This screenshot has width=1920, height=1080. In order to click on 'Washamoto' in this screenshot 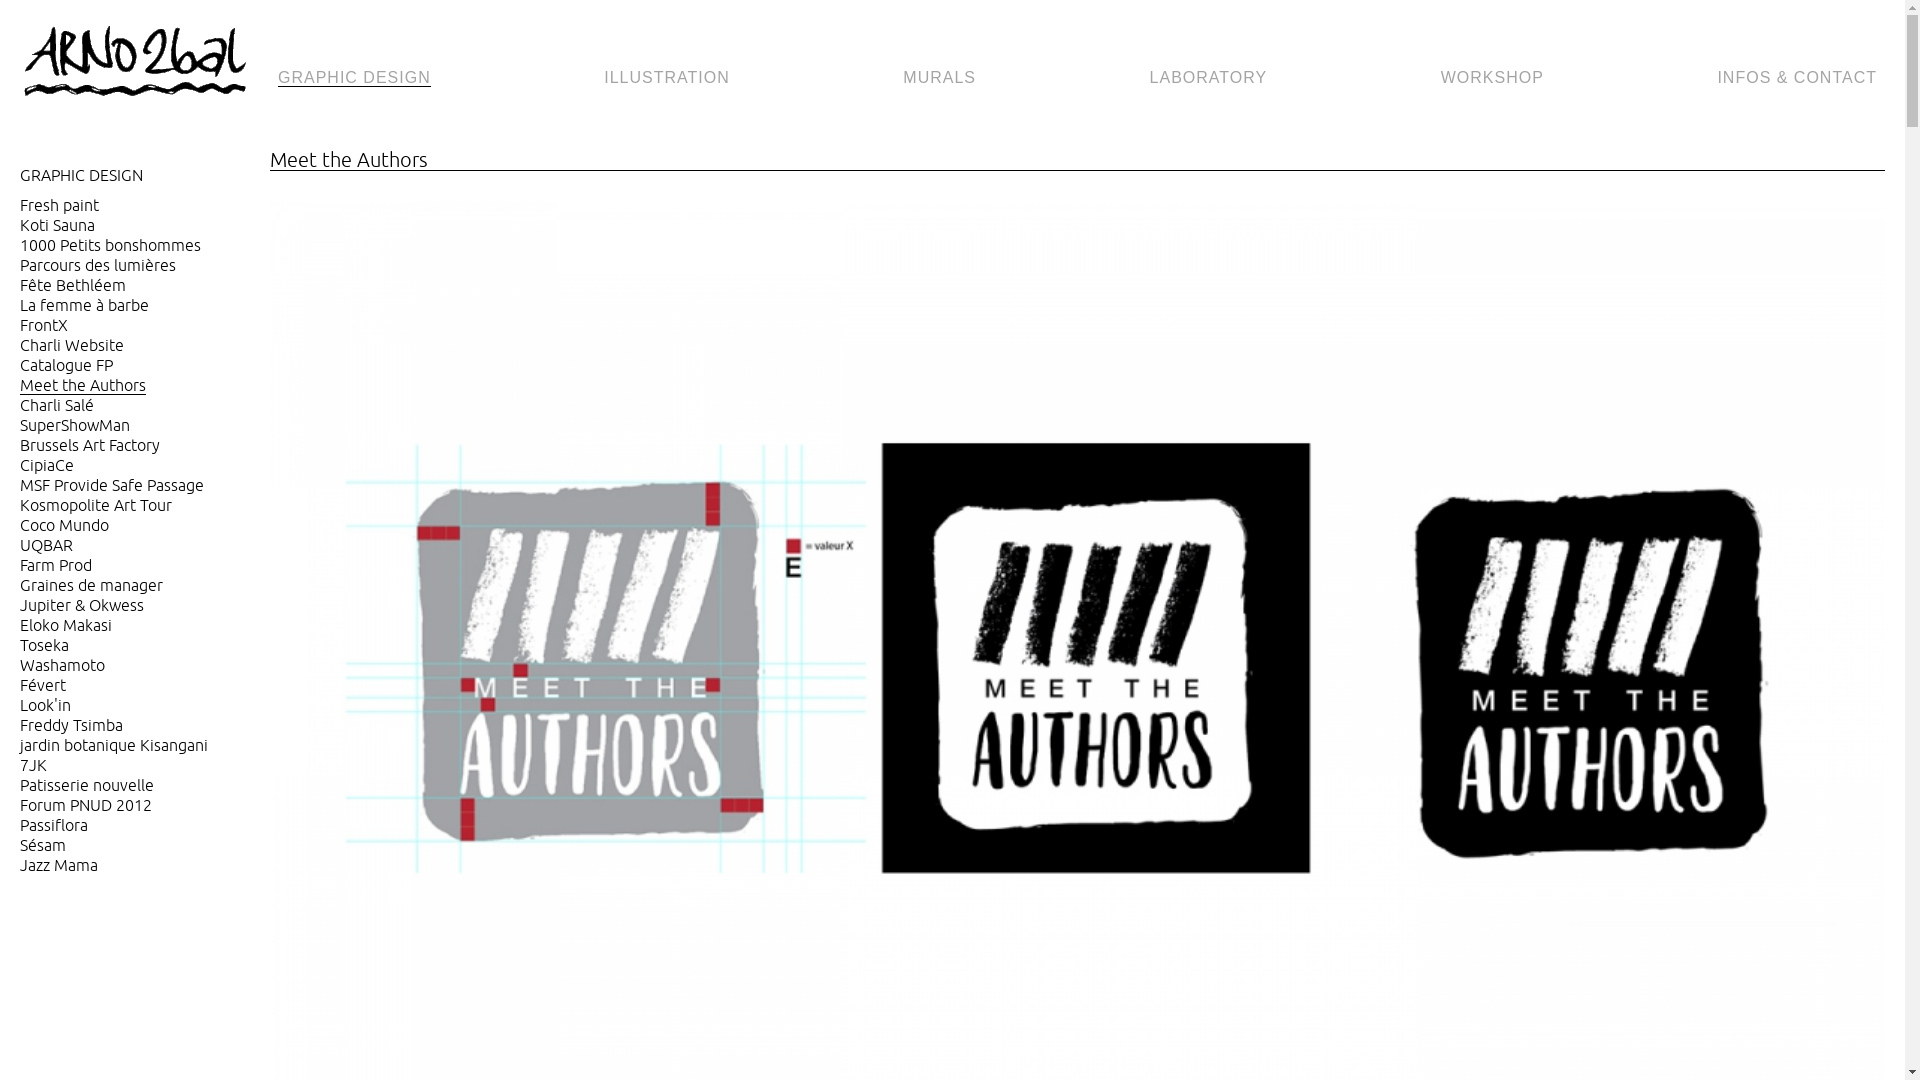, I will do `click(19, 665)`.